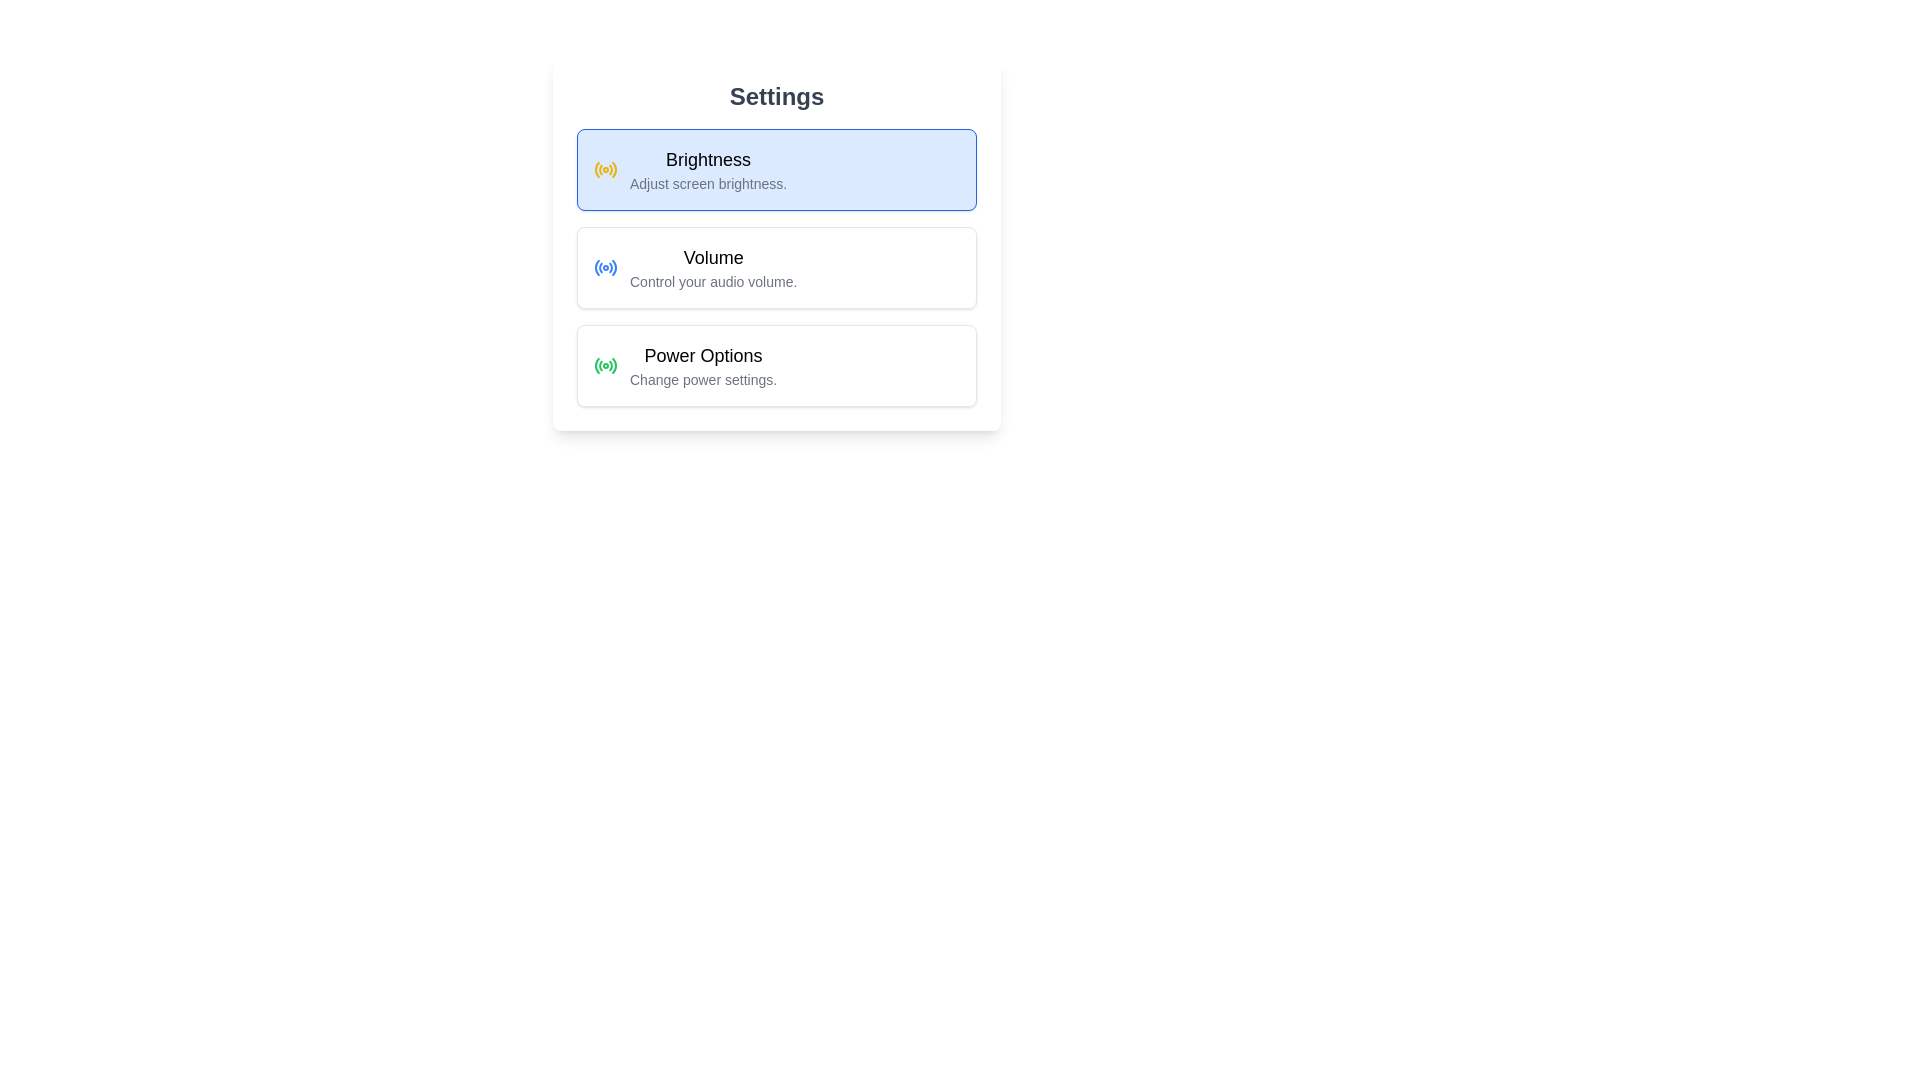 The height and width of the screenshot is (1080, 1920). I want to click on the Informational label with dual-line text that reads 'Power Options', so click(703, 366).